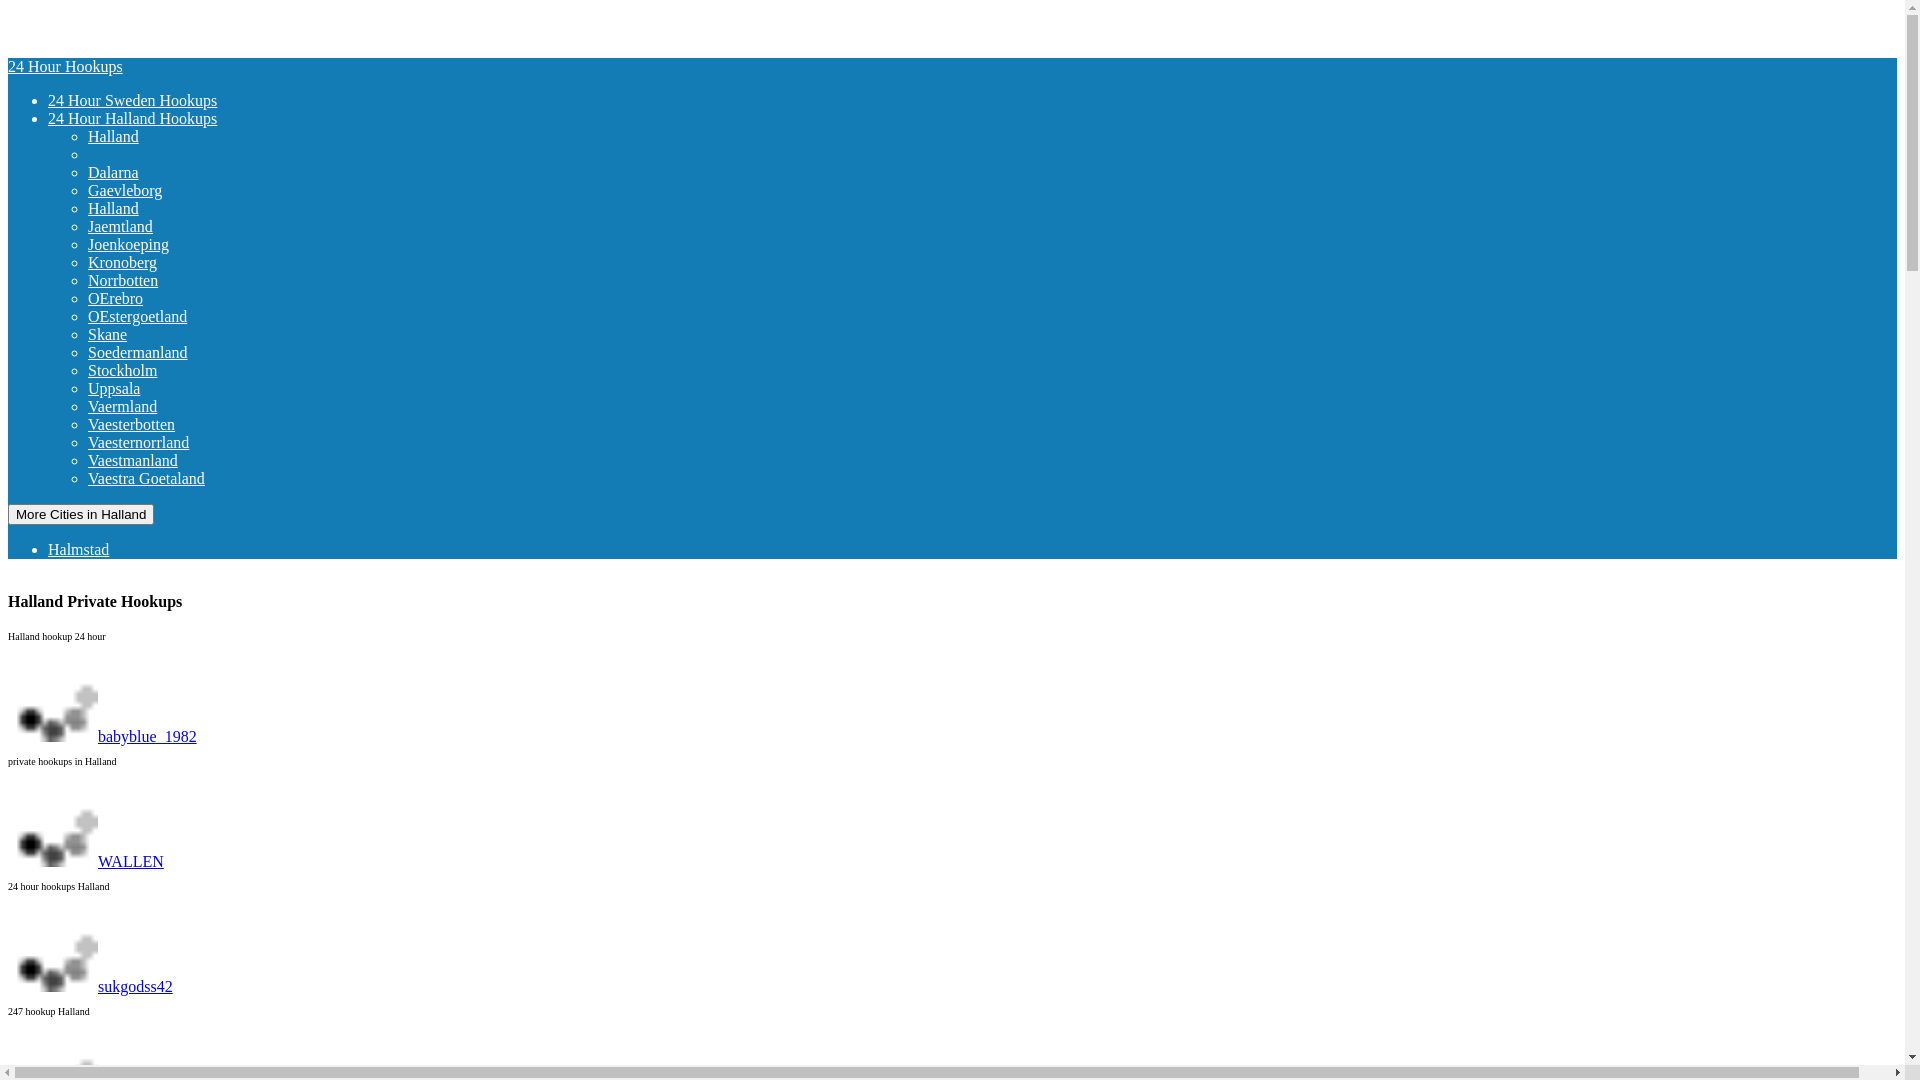 The height and width of the screenshot is (1080, 1920). What do you see at coordinates (131, 100) in the screenshot?
I see `'24 Hour Sweden Hookups'` at bounding box center [131, 100].